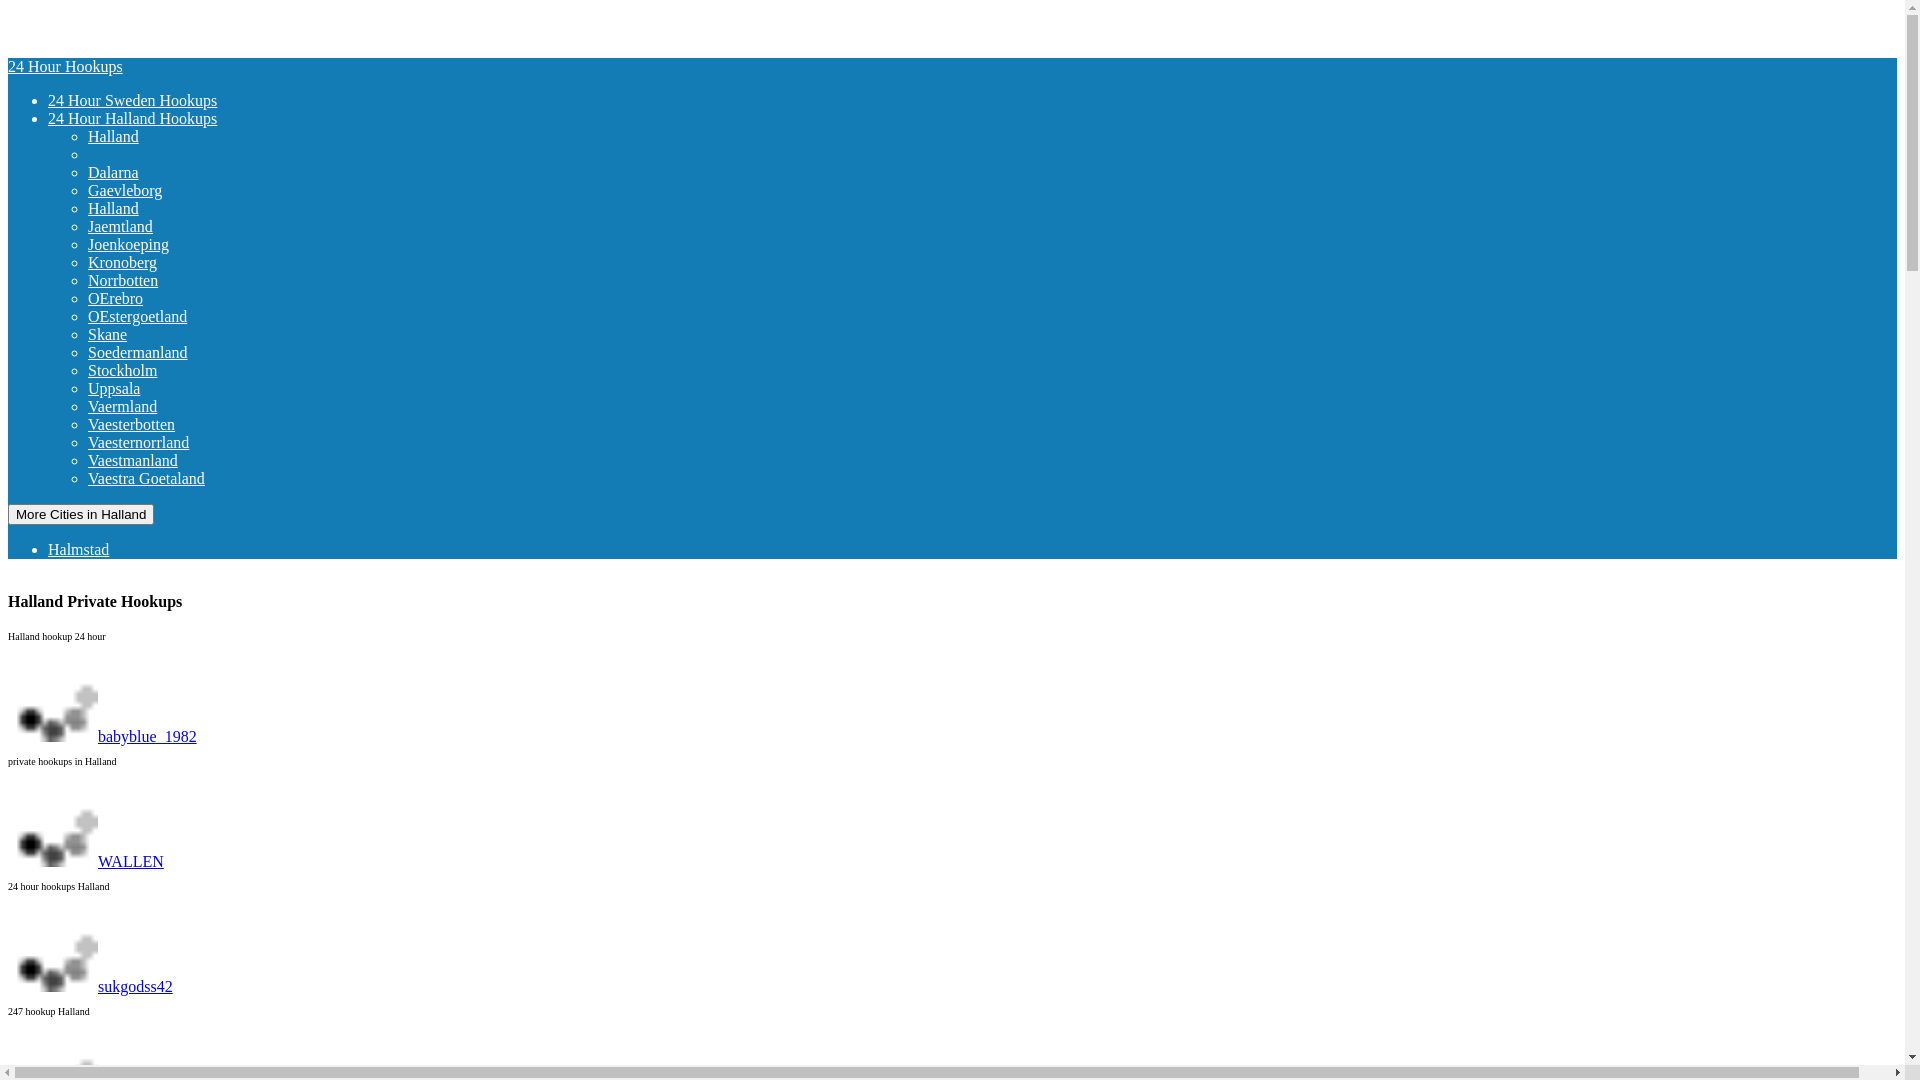 The height and width of the screenshot is (1080, 1920). What do you see at coordinates (131, 100) in the screenshot?
I see `'24 Hour Sweden Hookups'` at bounding box center [131, 100].